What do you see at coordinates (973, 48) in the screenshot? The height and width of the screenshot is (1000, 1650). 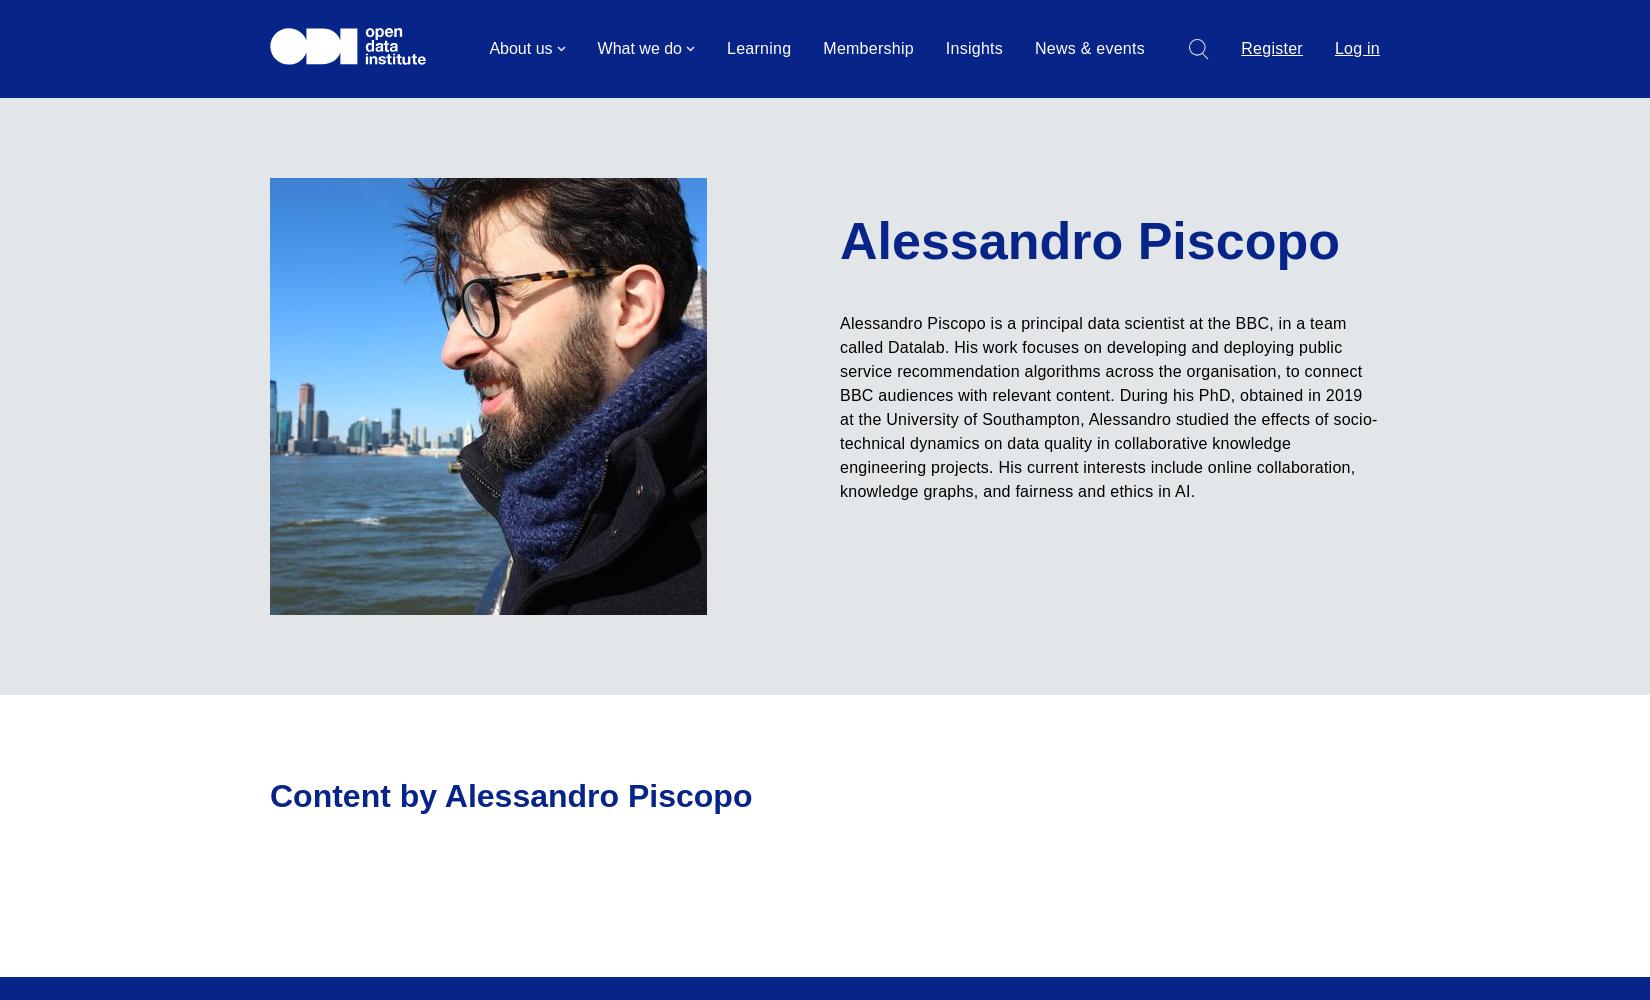 I see `'Insights'` at bounding box center [973, 48].